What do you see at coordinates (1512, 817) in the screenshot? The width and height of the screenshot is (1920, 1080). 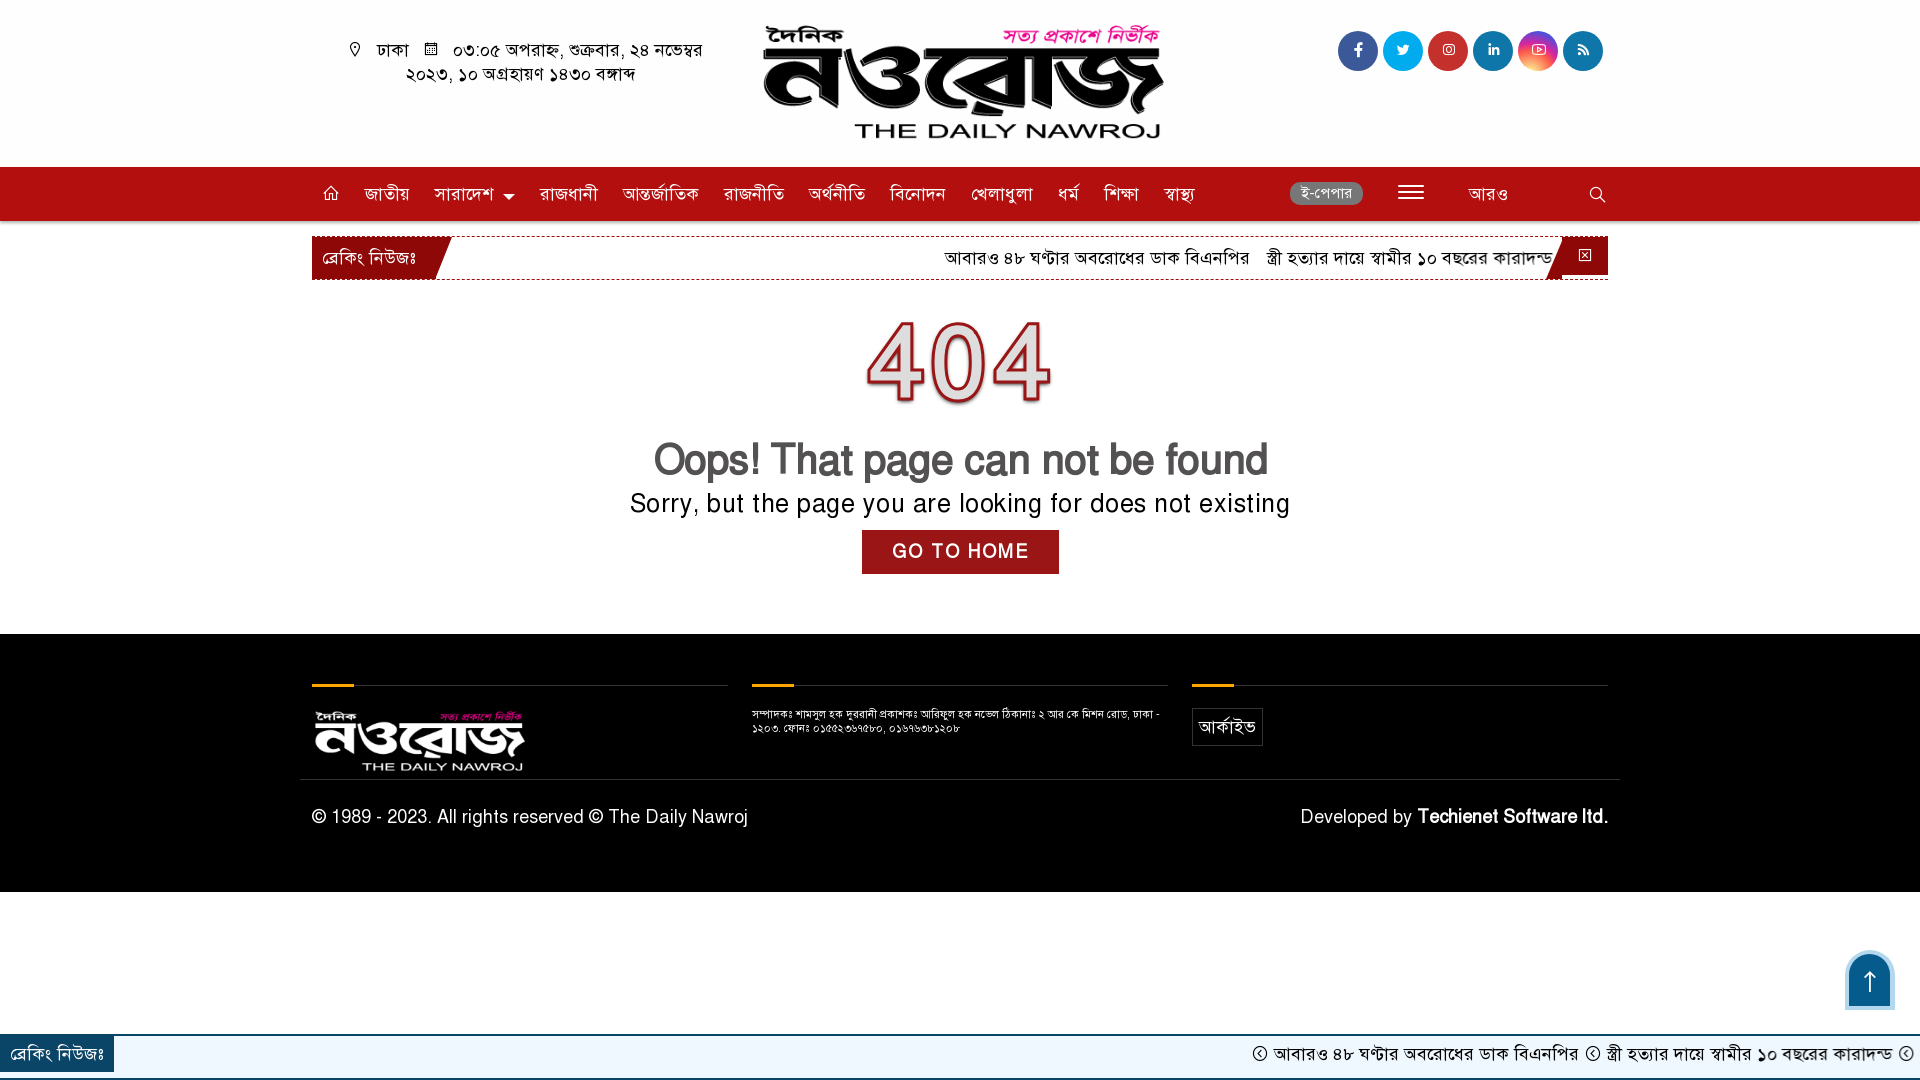 I see `'Techienet Software ltd.'` at bounding box center [1512, 817].